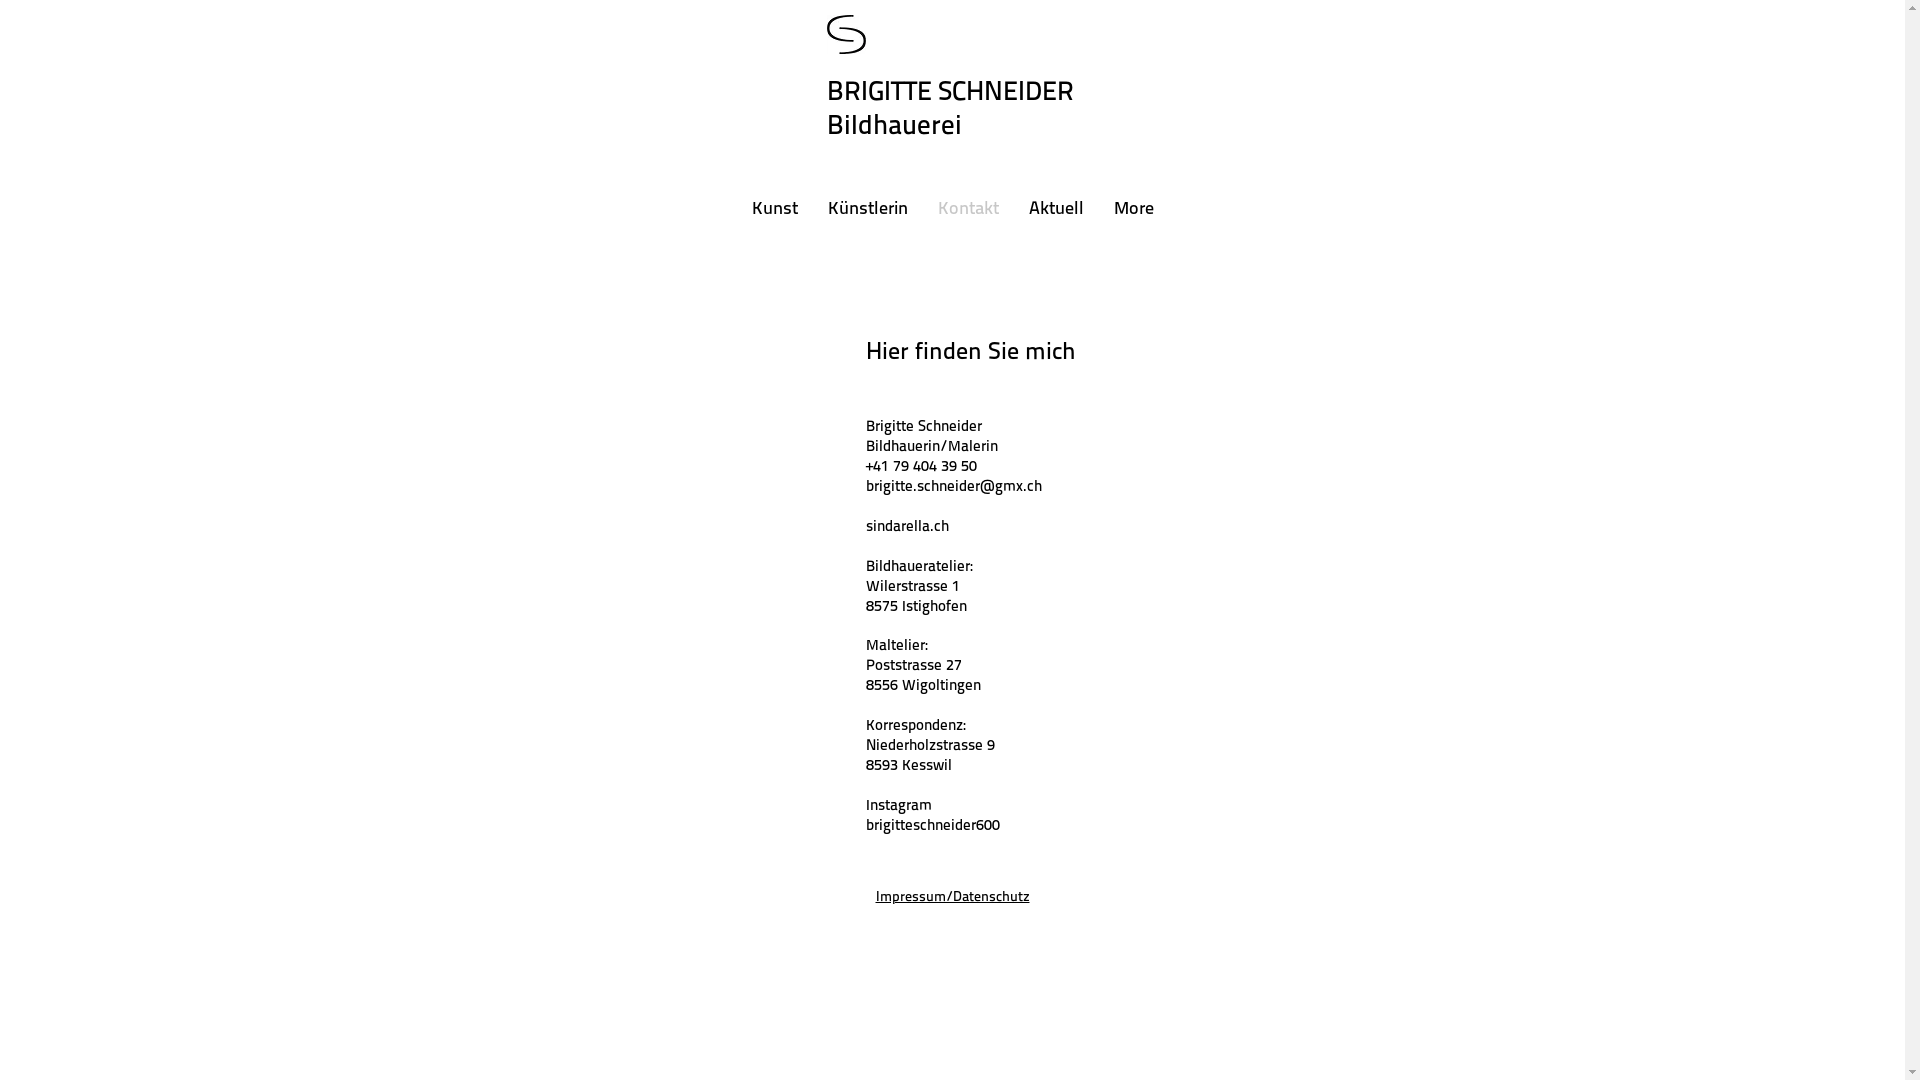  Describe the element at coordinates (1055, 209) in the screenshot. I see `'Aktuell'` at that location.